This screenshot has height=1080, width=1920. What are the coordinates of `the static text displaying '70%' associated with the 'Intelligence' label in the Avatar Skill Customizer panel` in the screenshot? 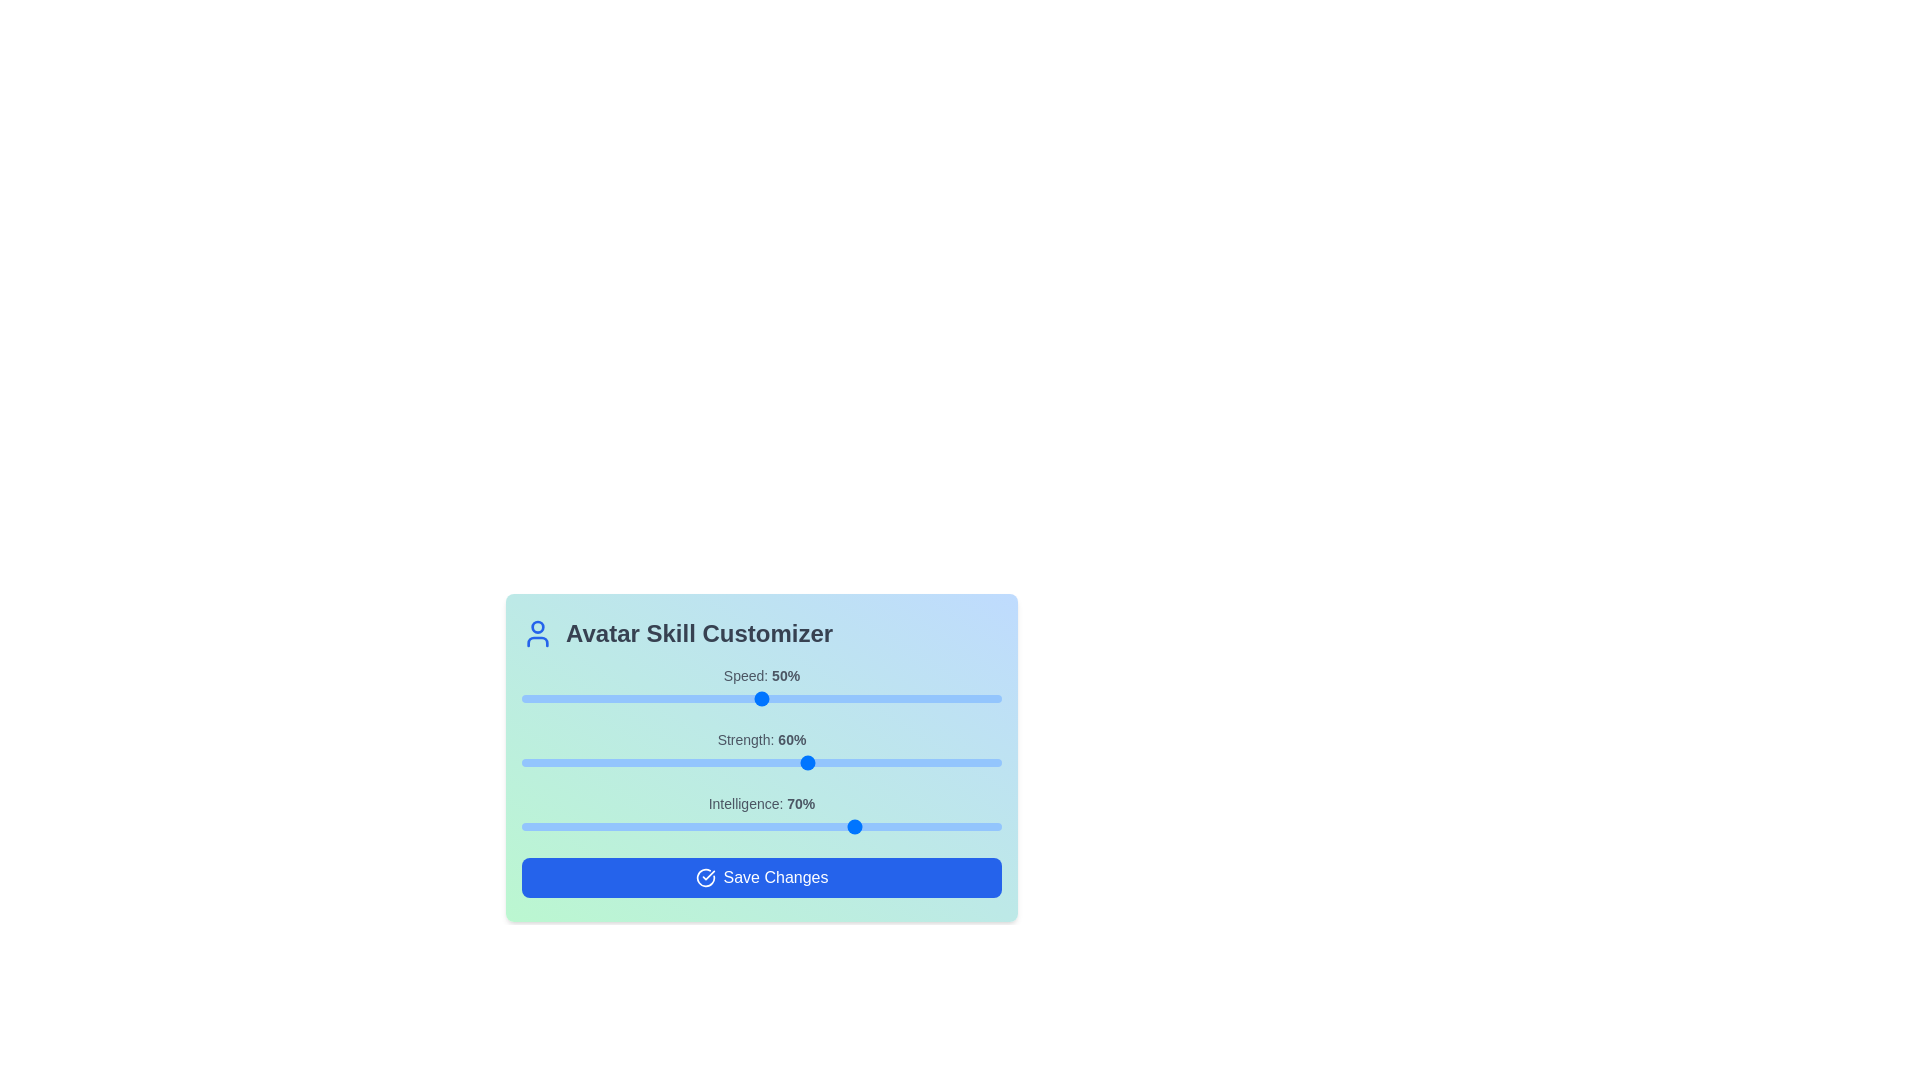 It's located at (801, 802).